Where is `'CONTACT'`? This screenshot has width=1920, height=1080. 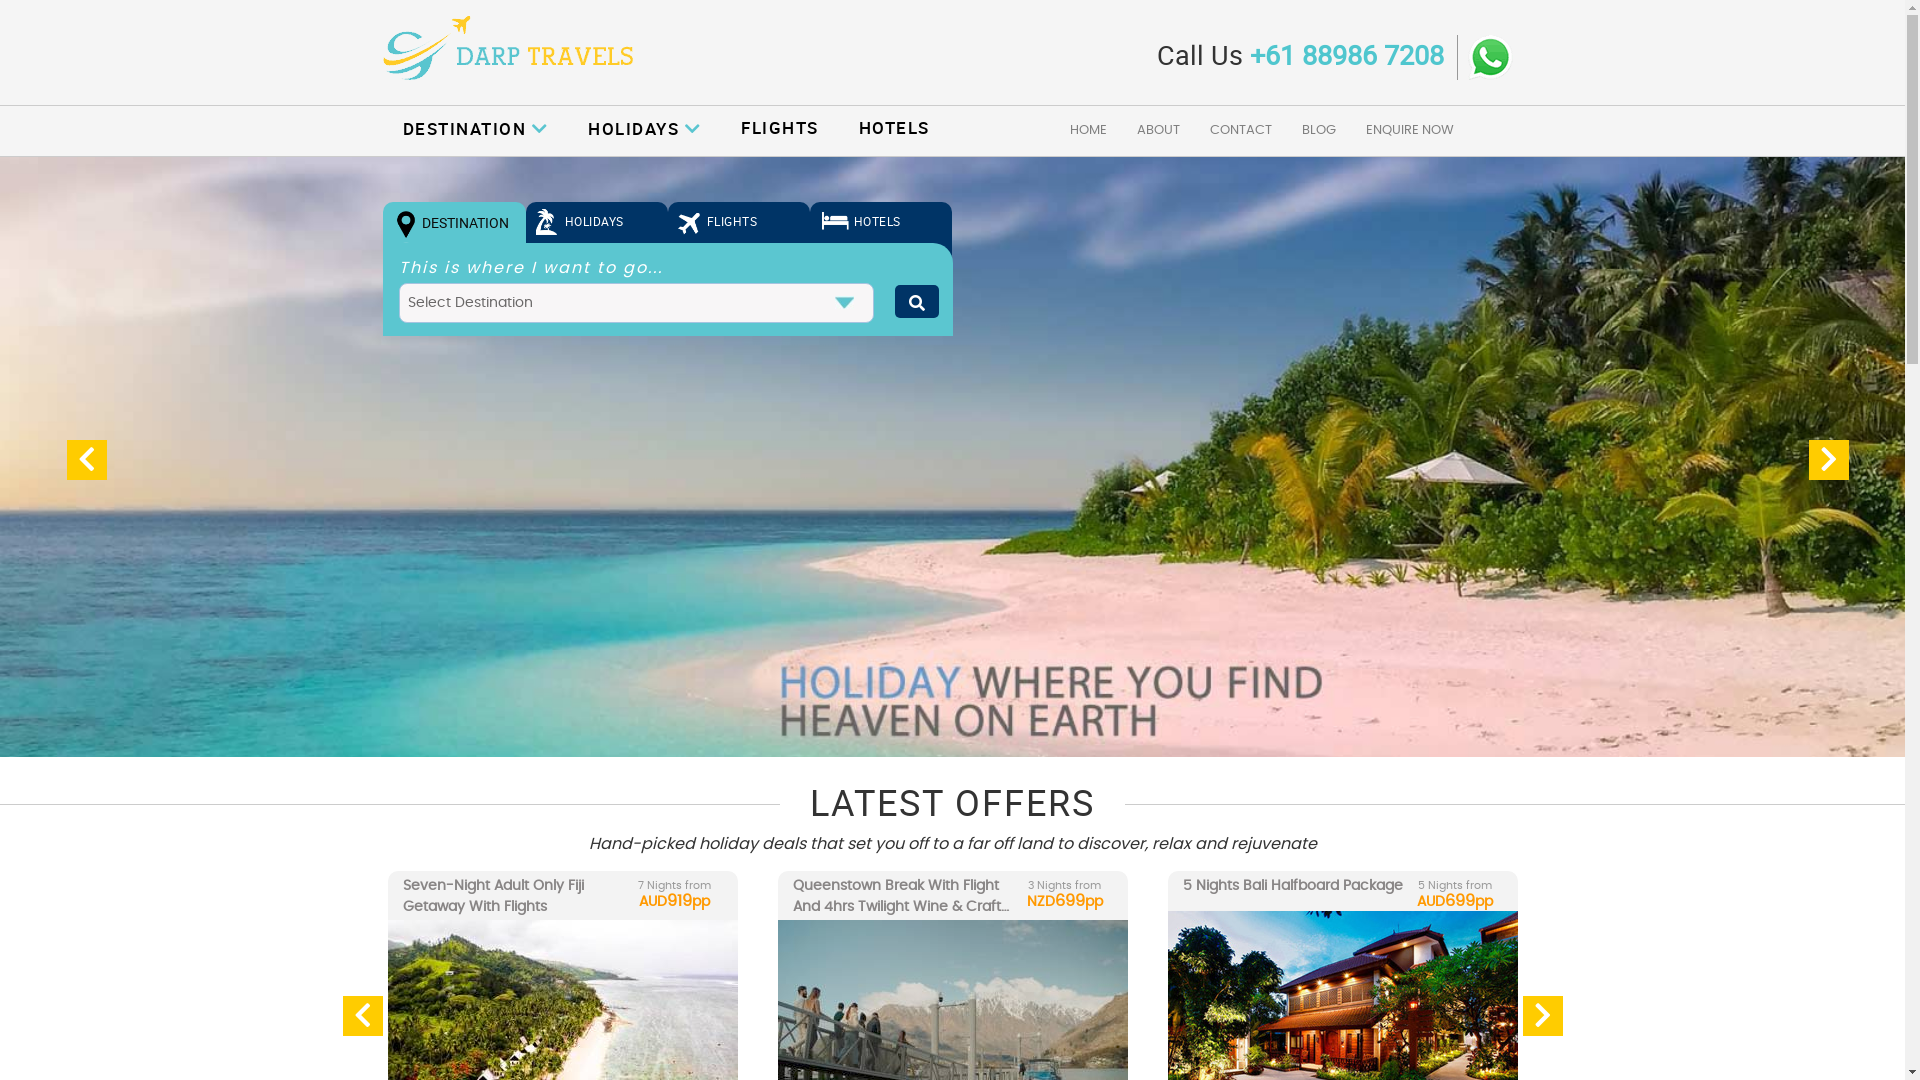
'CONTACT' is located at coordinates (1240, 131).